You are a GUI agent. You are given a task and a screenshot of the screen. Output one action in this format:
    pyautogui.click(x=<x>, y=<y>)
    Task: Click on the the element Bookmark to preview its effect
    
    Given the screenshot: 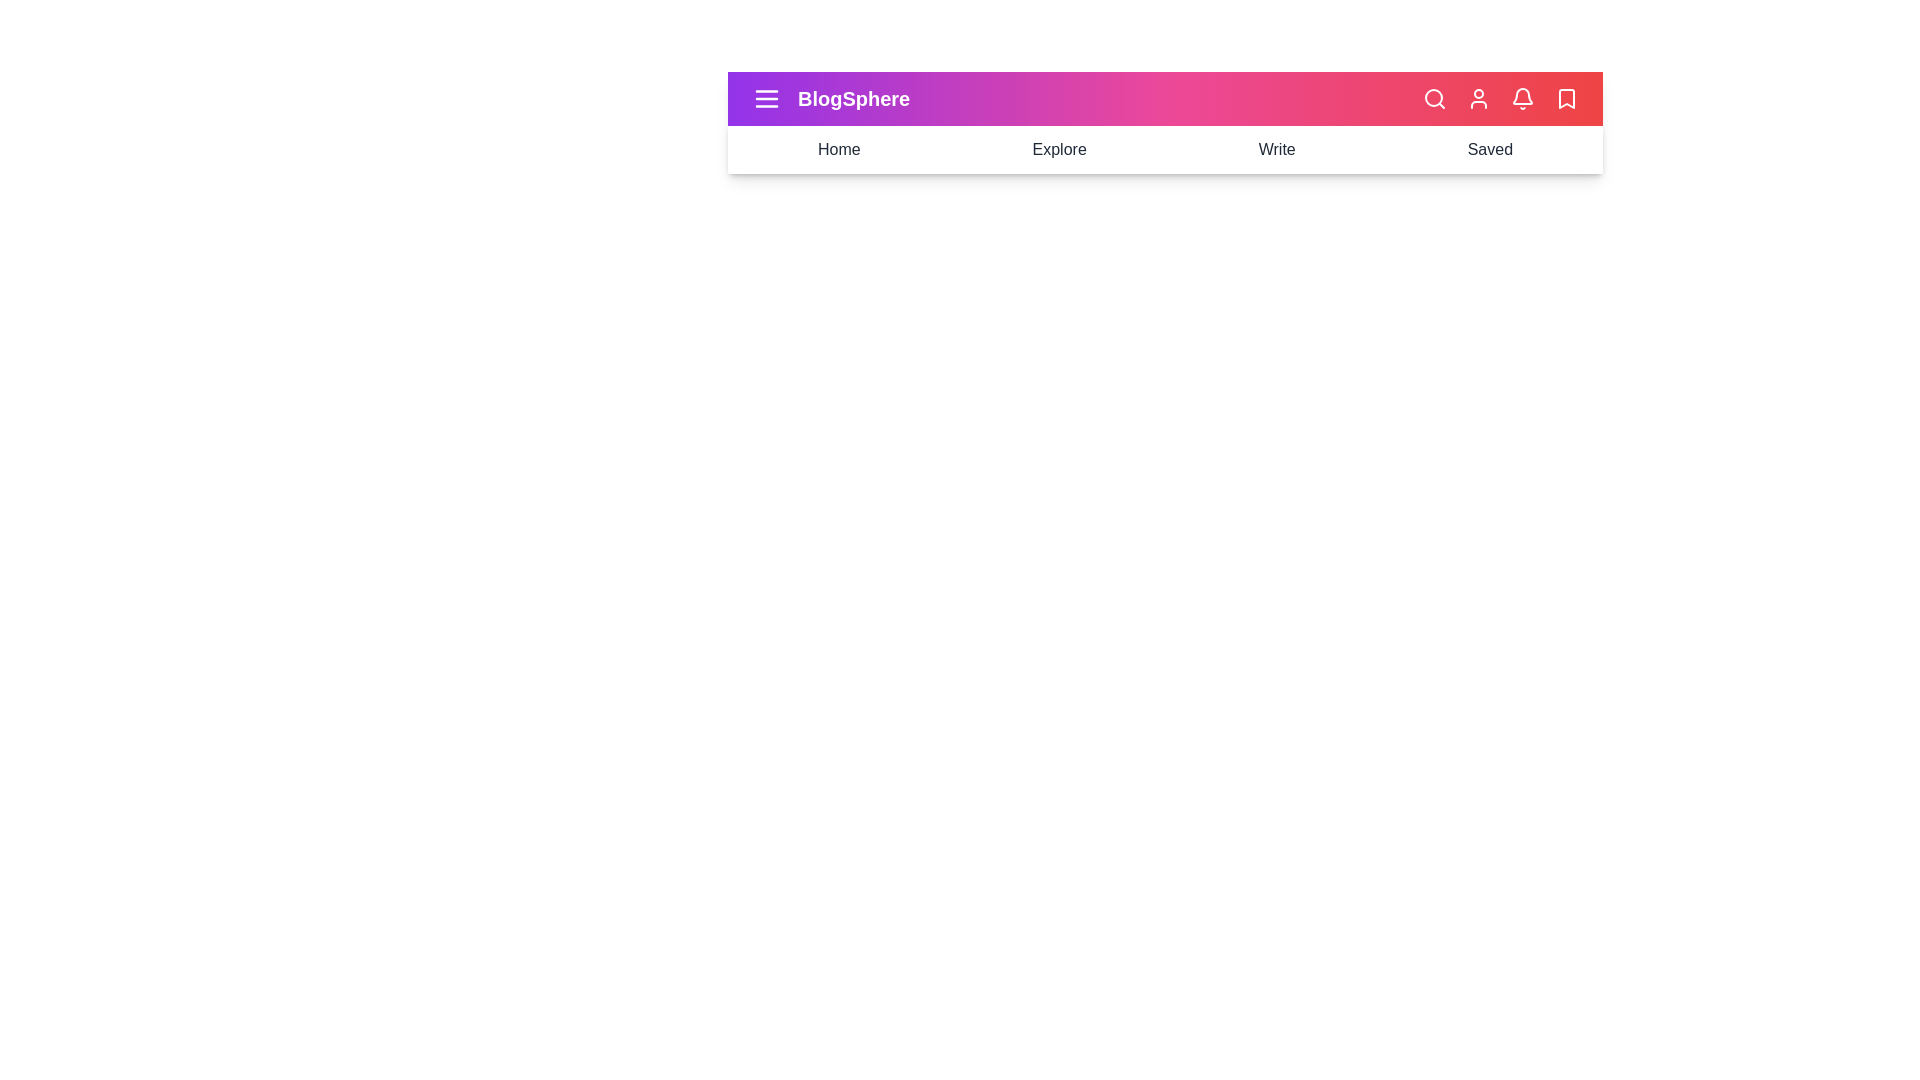 What is the action you would take?
    pyautogui.click(x=1565, y=99)
    